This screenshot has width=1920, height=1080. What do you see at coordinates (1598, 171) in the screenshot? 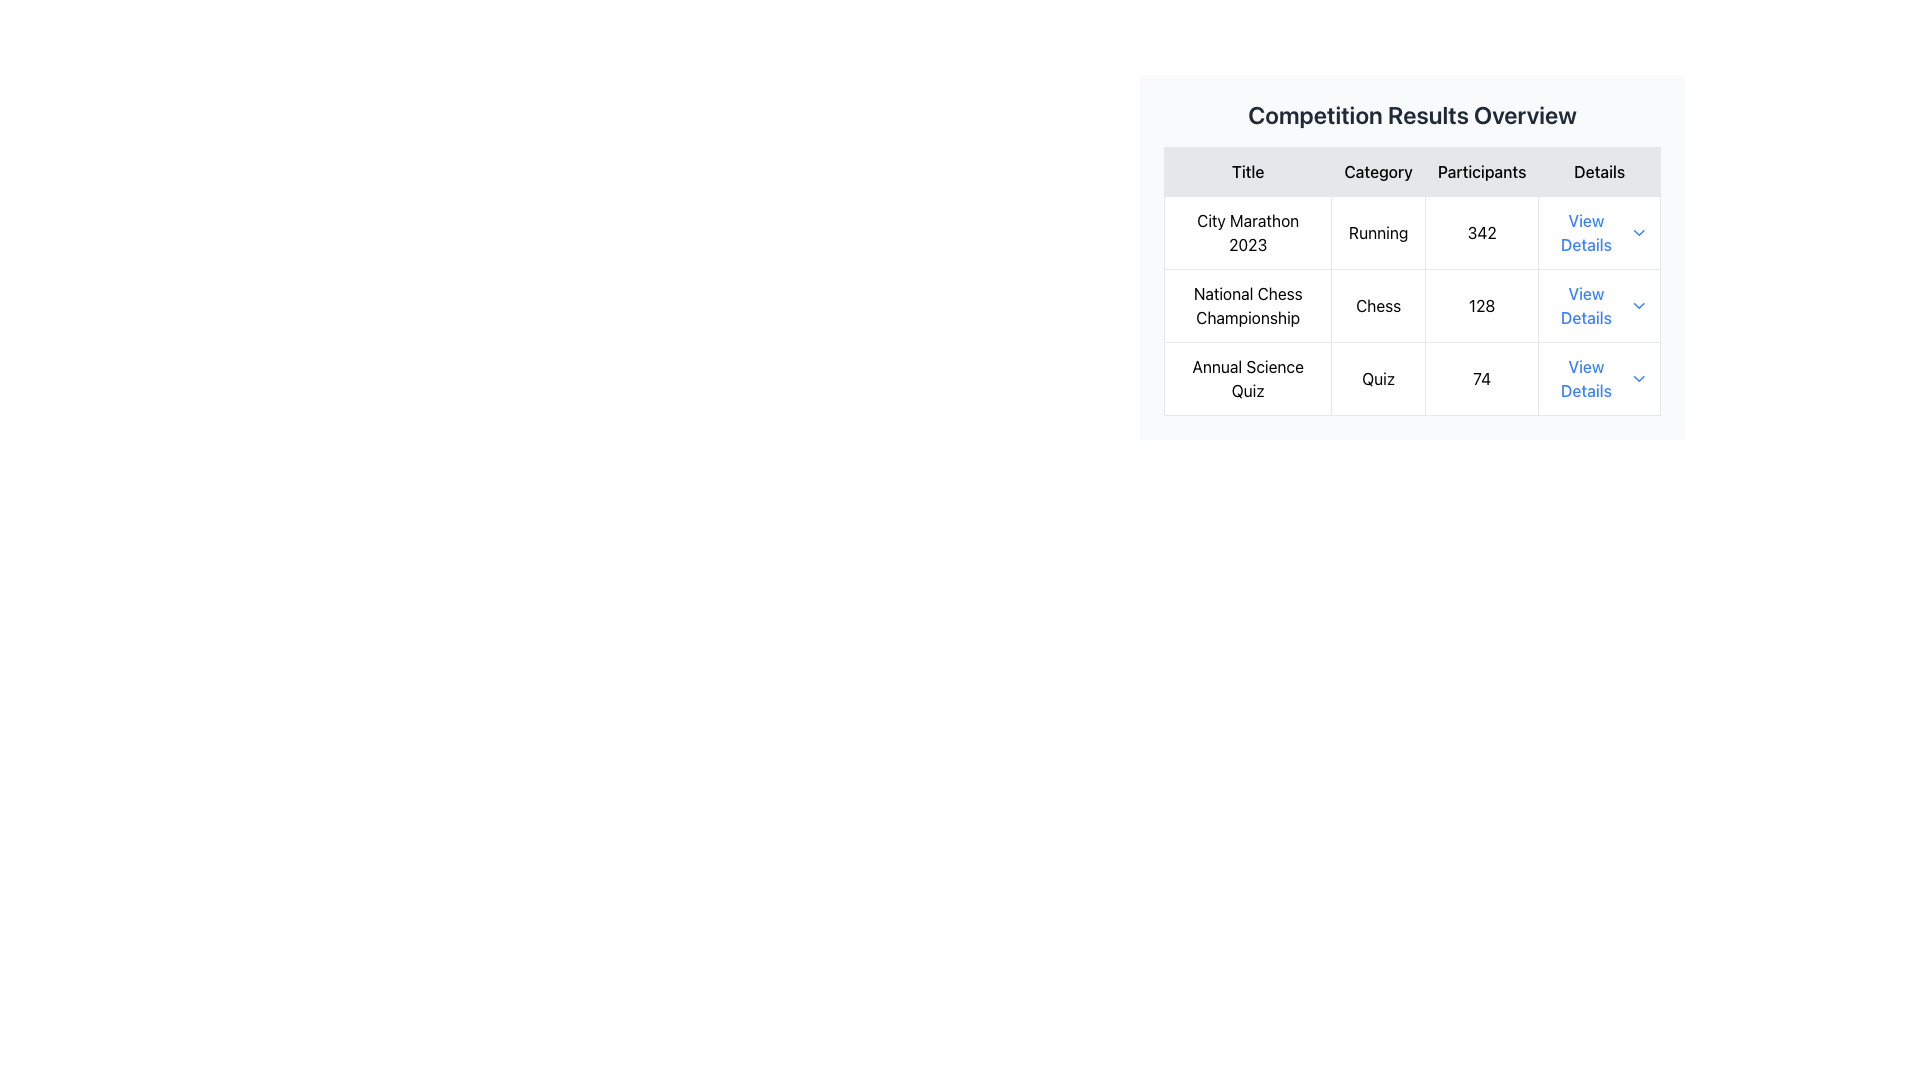
I see `the text label 'Details'` at bounding box center [1598, 171].